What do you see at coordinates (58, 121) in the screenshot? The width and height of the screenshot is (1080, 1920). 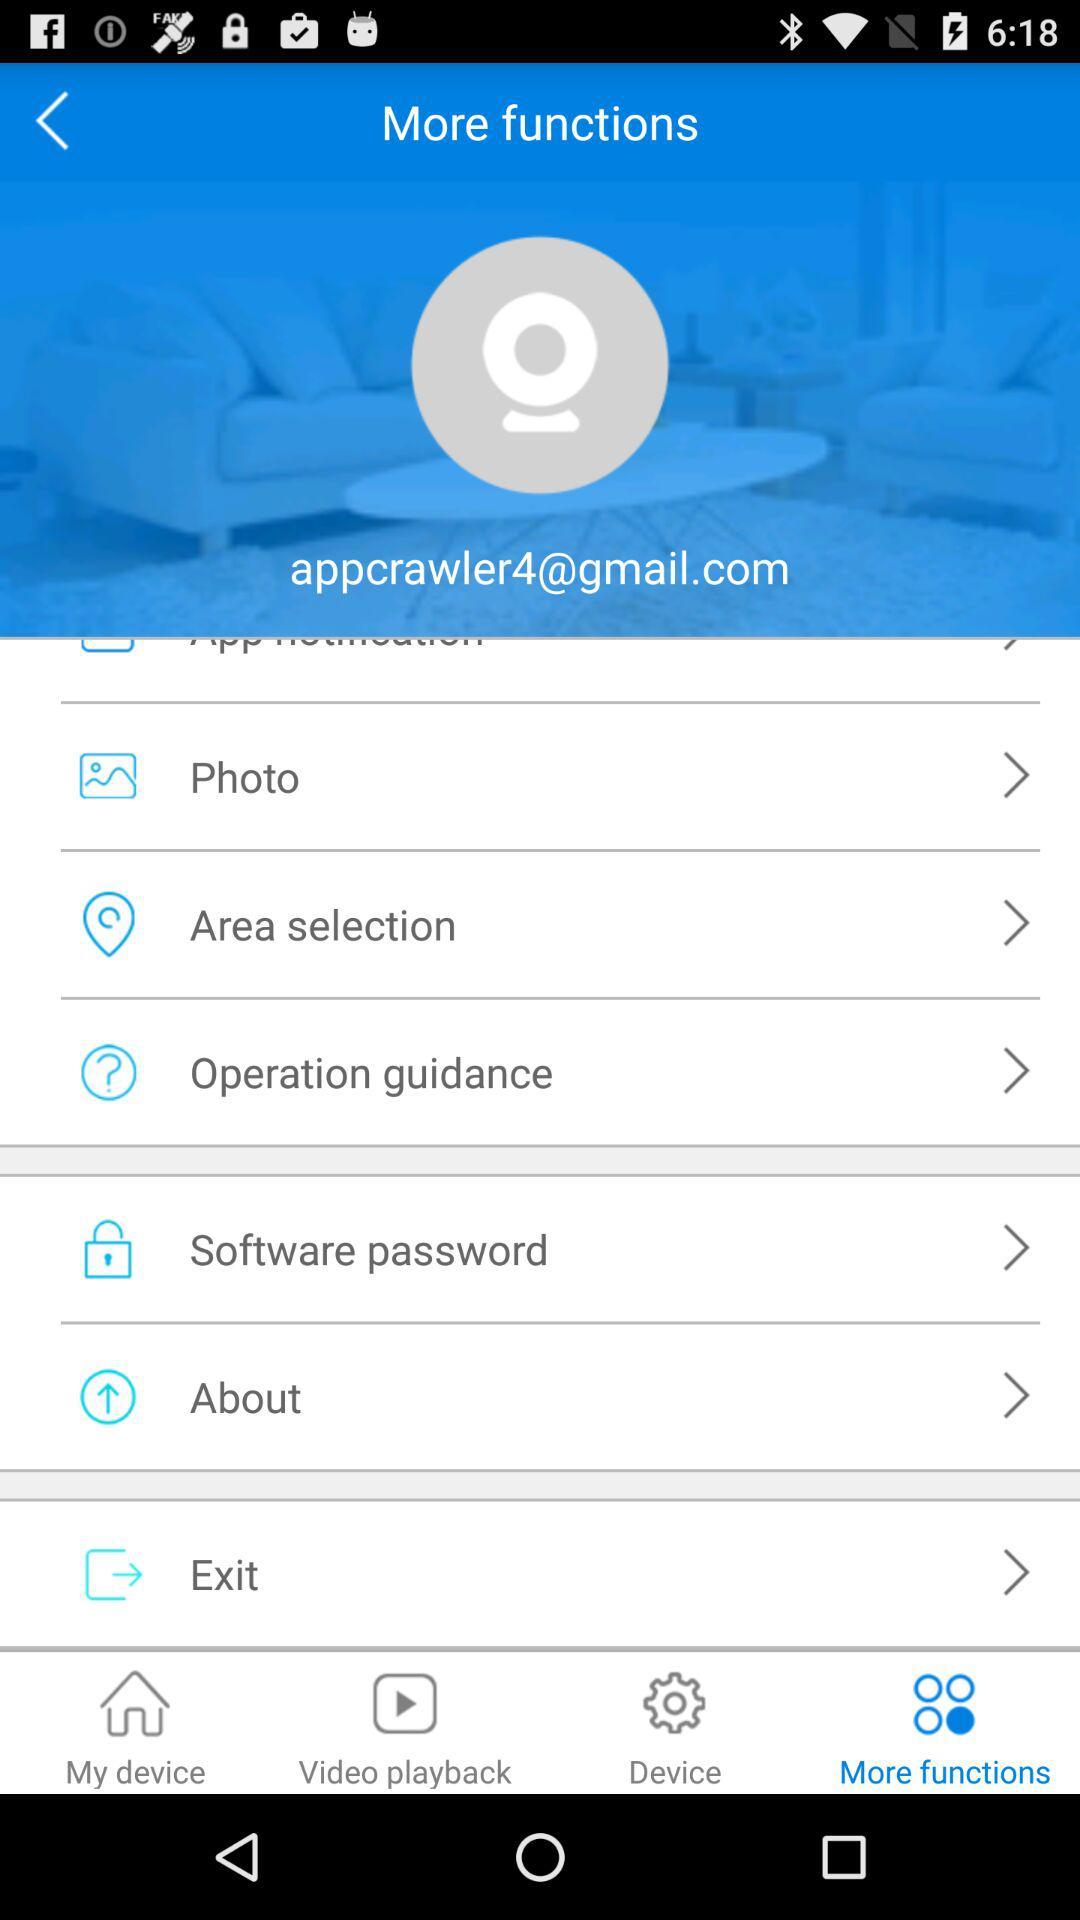 I see `previous` at bounding box center [58, 121].